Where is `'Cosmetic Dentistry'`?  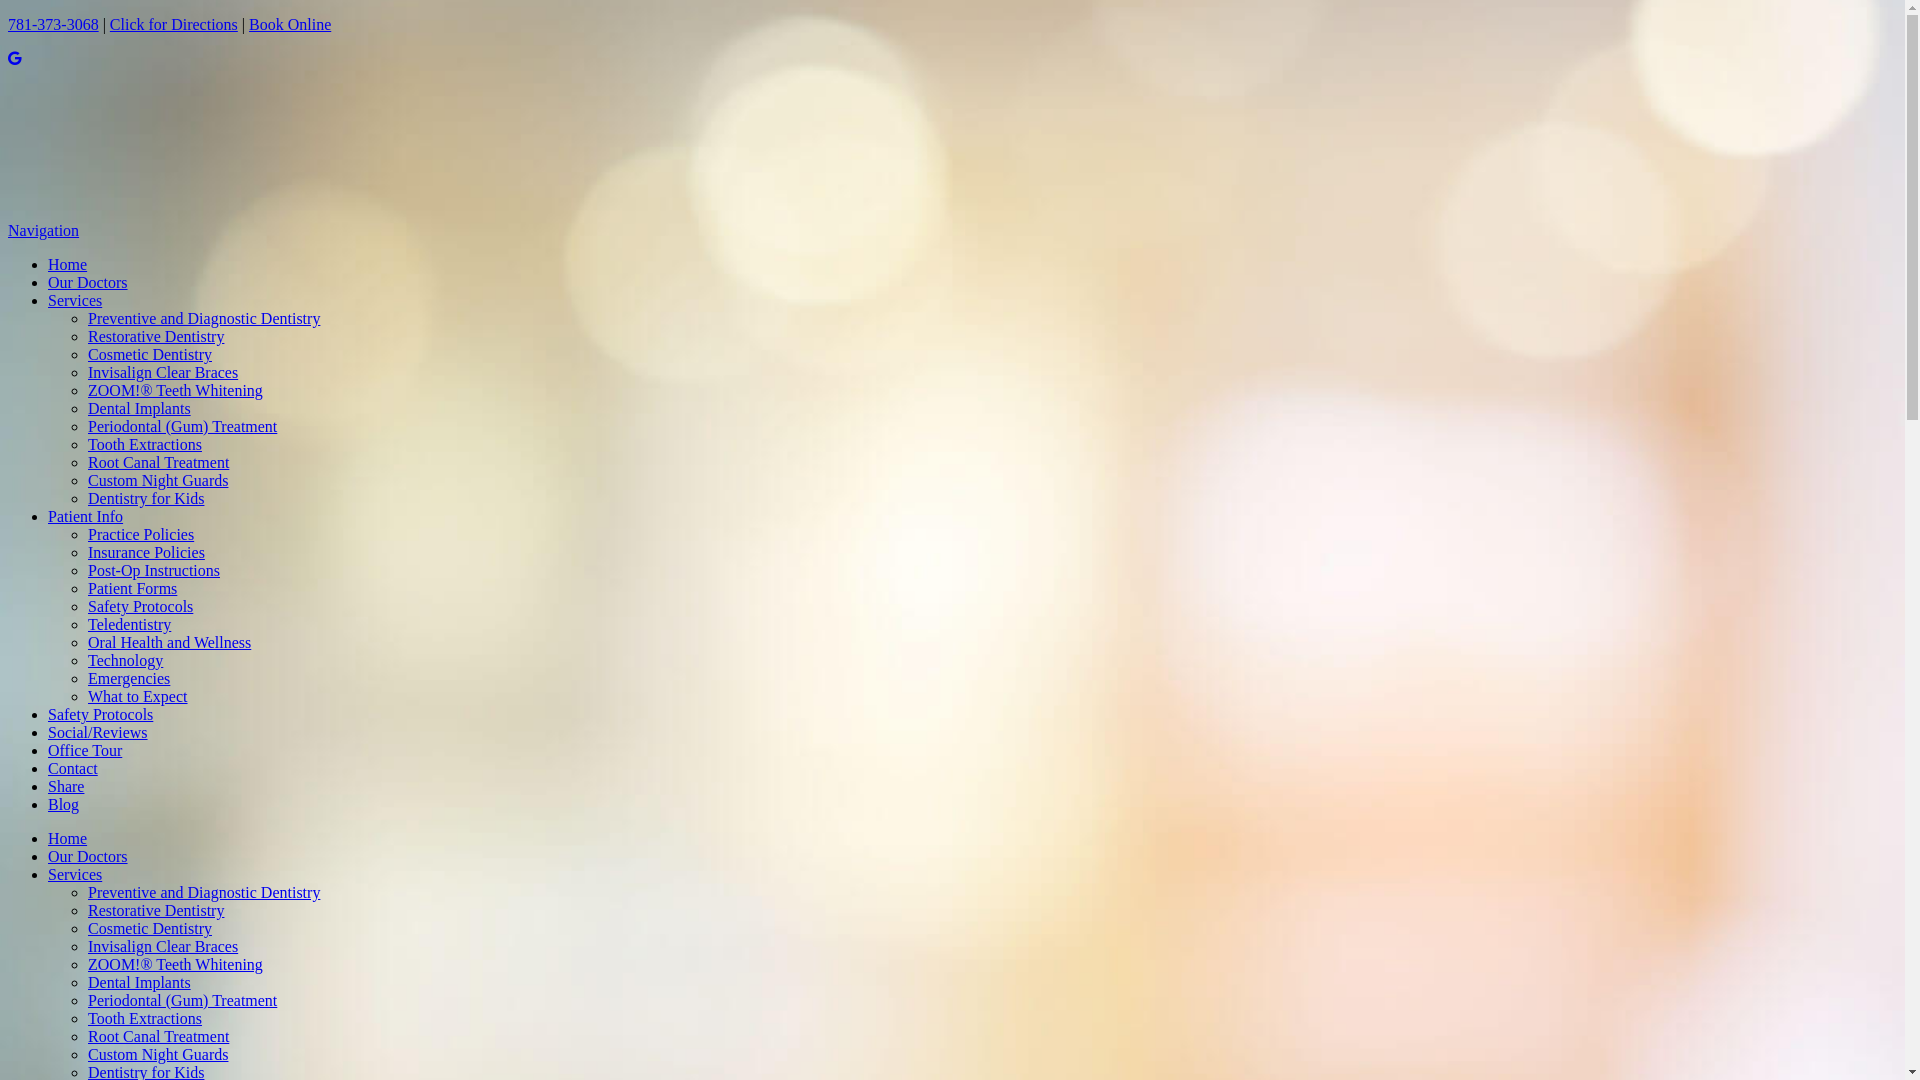
'Cosmetic Dentistry' is located at coordinates (86, 928).